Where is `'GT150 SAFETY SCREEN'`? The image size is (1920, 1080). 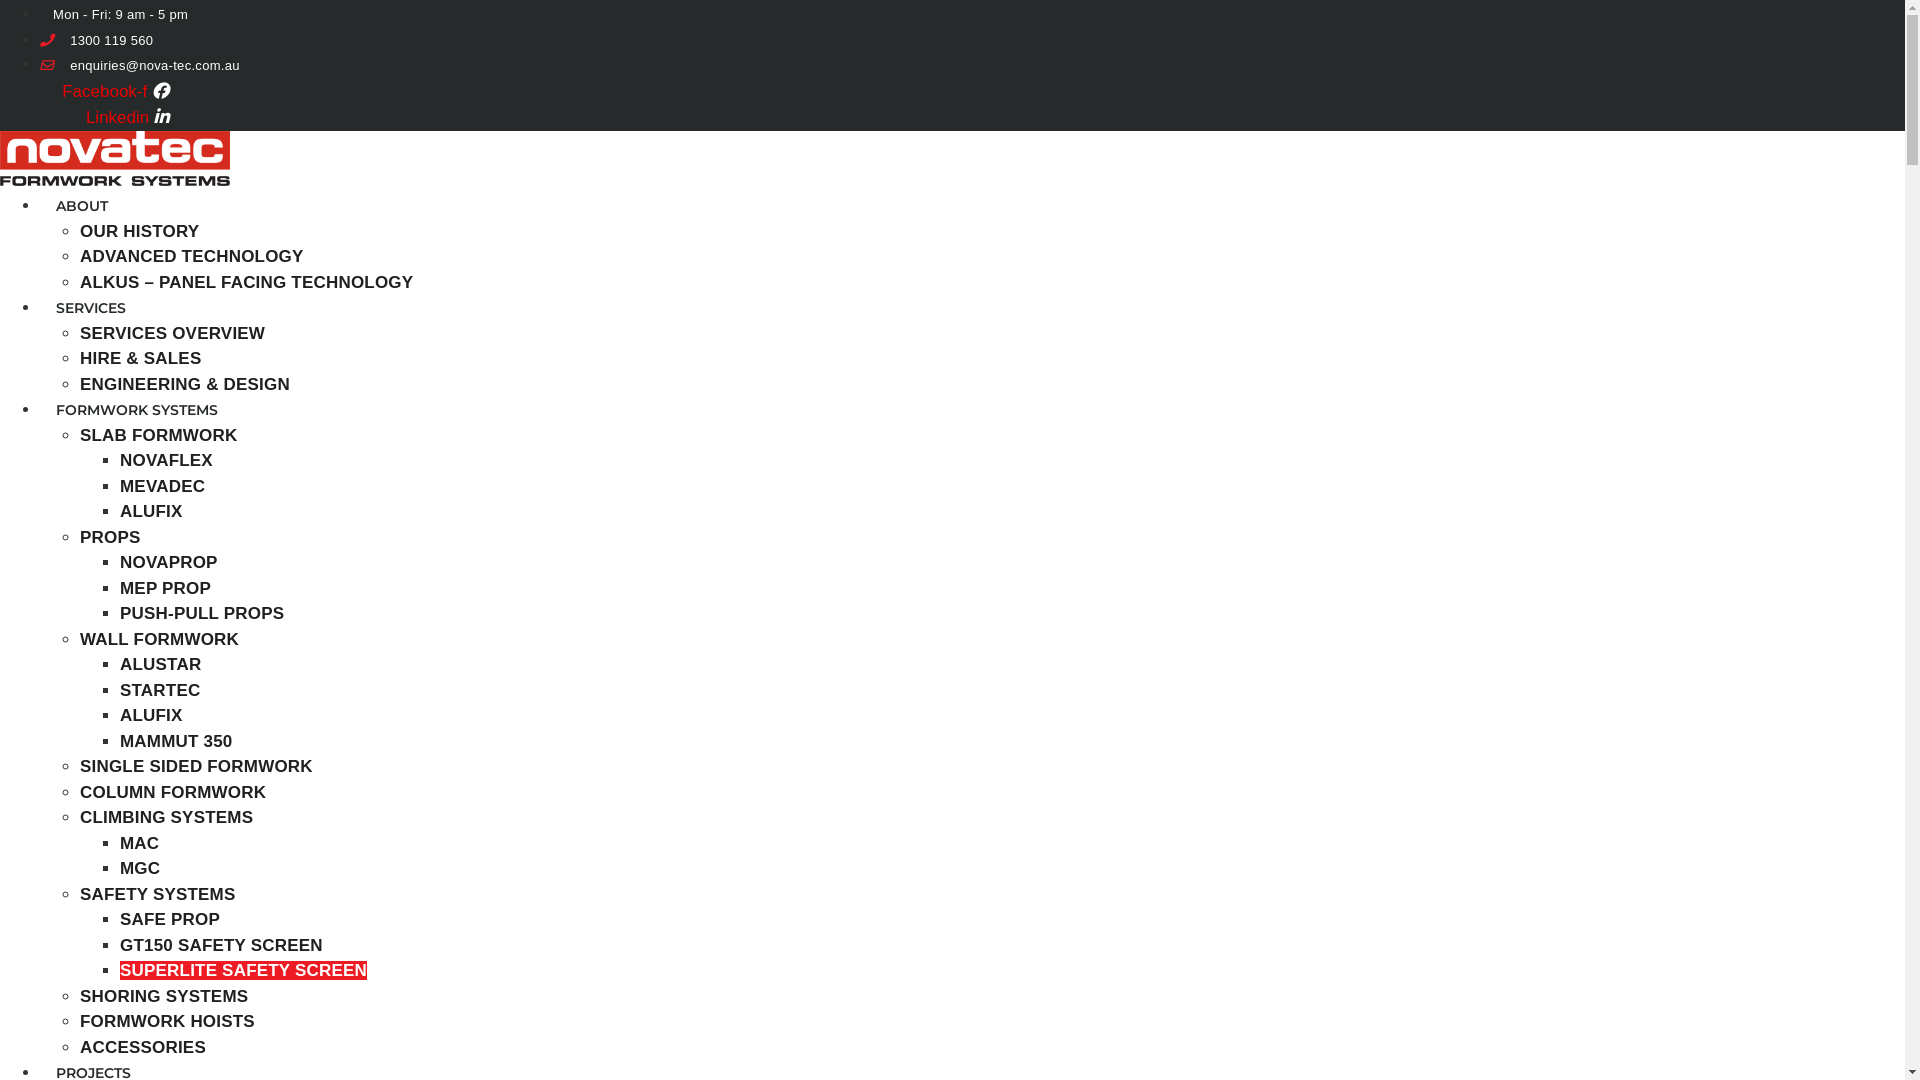 'GT150 SAFETY SCREEN' is located at coordinates (221, 945).